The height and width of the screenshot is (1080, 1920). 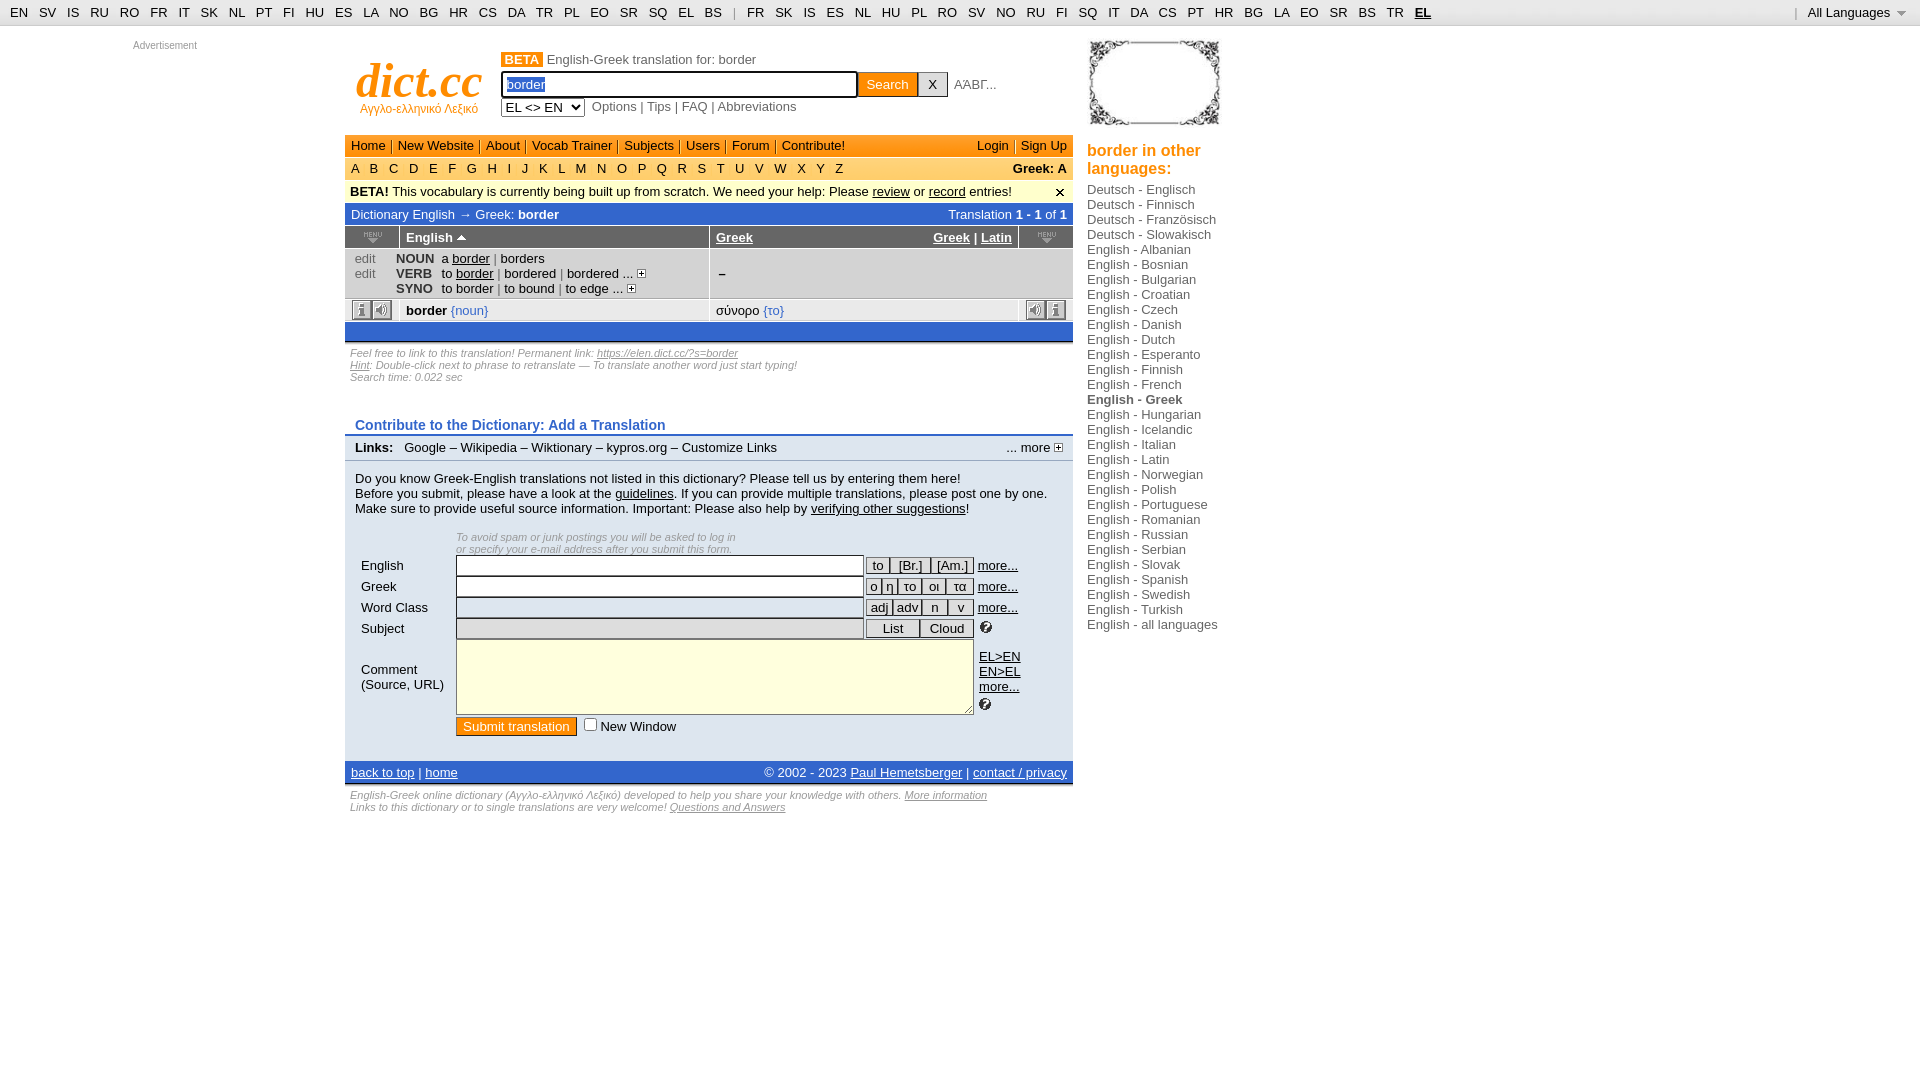 I want to click on 'T', so click(x=713, y=167).